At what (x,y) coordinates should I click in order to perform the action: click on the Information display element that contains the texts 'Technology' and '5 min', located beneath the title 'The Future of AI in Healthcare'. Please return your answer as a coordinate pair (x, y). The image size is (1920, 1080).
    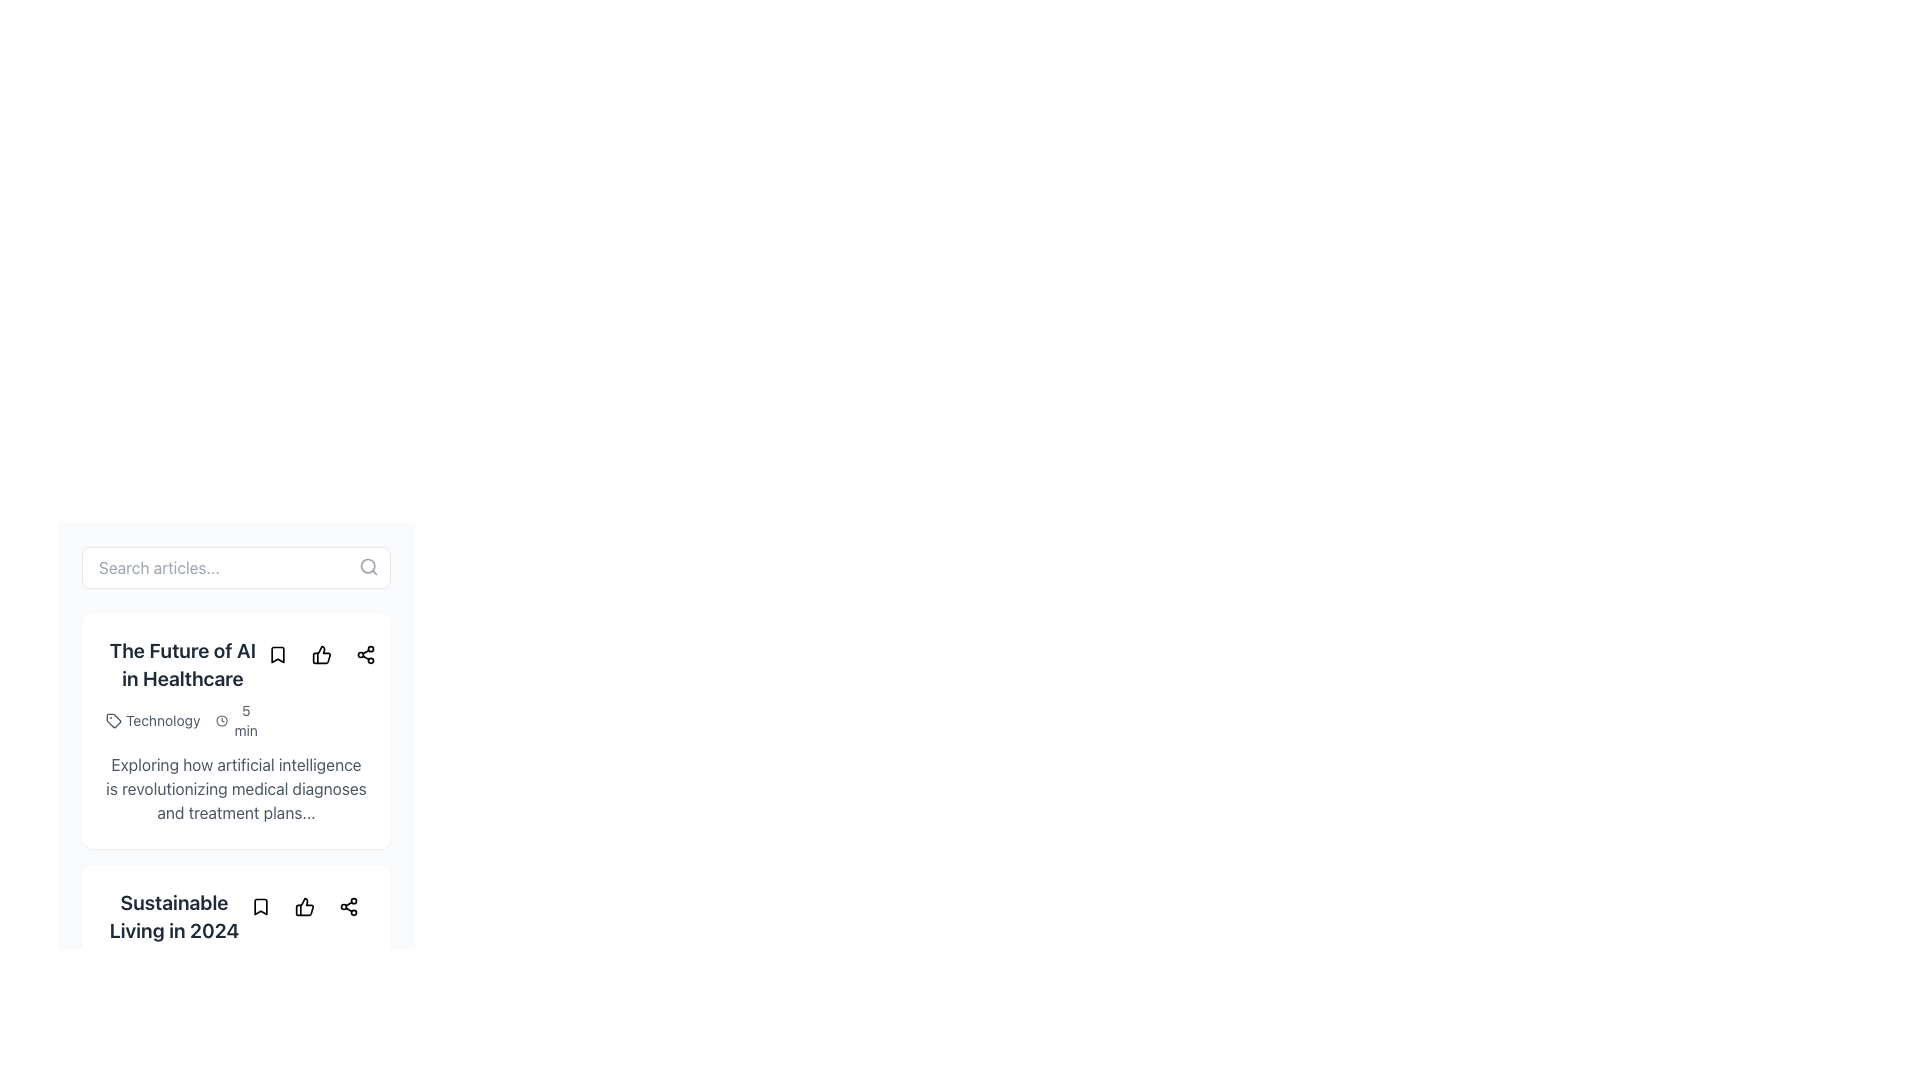
    Looking at the image, I should click on (182, 721).